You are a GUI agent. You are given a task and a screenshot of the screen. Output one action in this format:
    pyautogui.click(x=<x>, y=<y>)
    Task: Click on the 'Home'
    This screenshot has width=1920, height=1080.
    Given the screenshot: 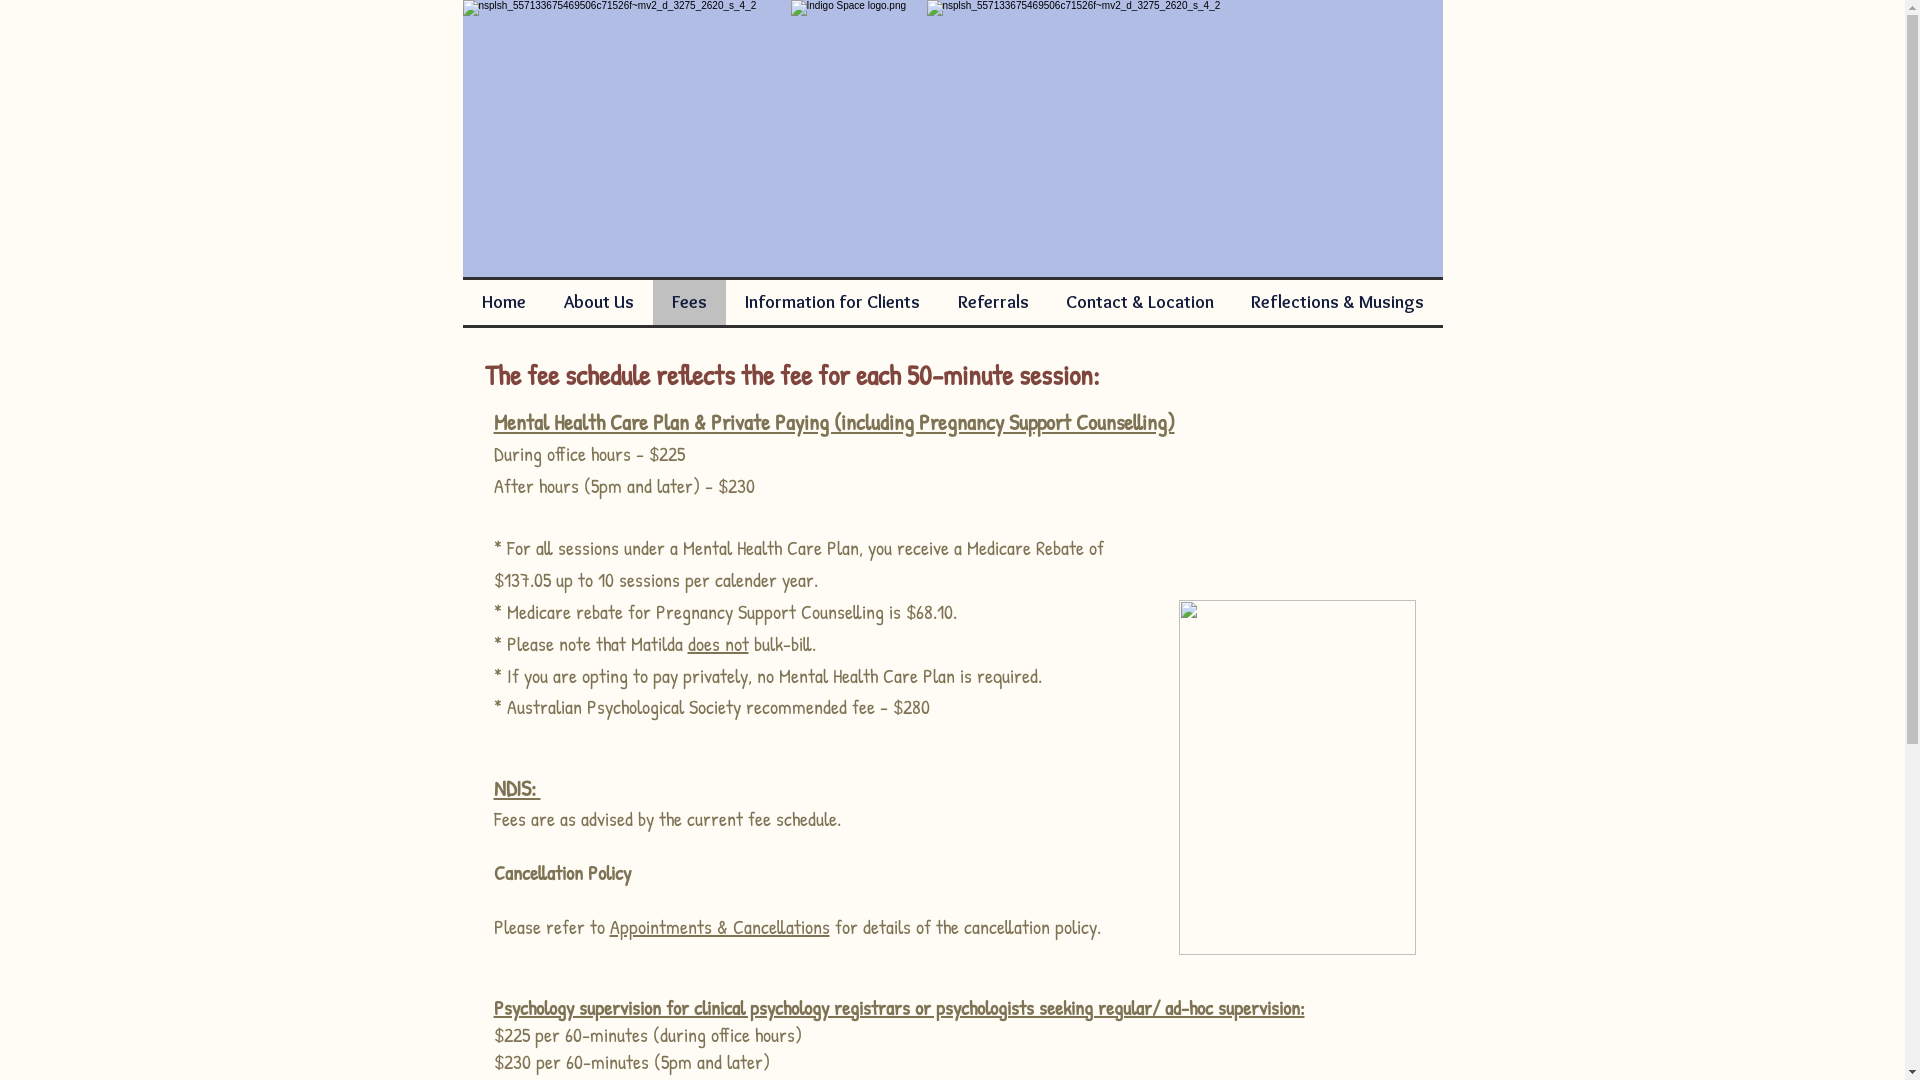 What is the action you would take?
    pyautogui.click(x=460, y=302)
    